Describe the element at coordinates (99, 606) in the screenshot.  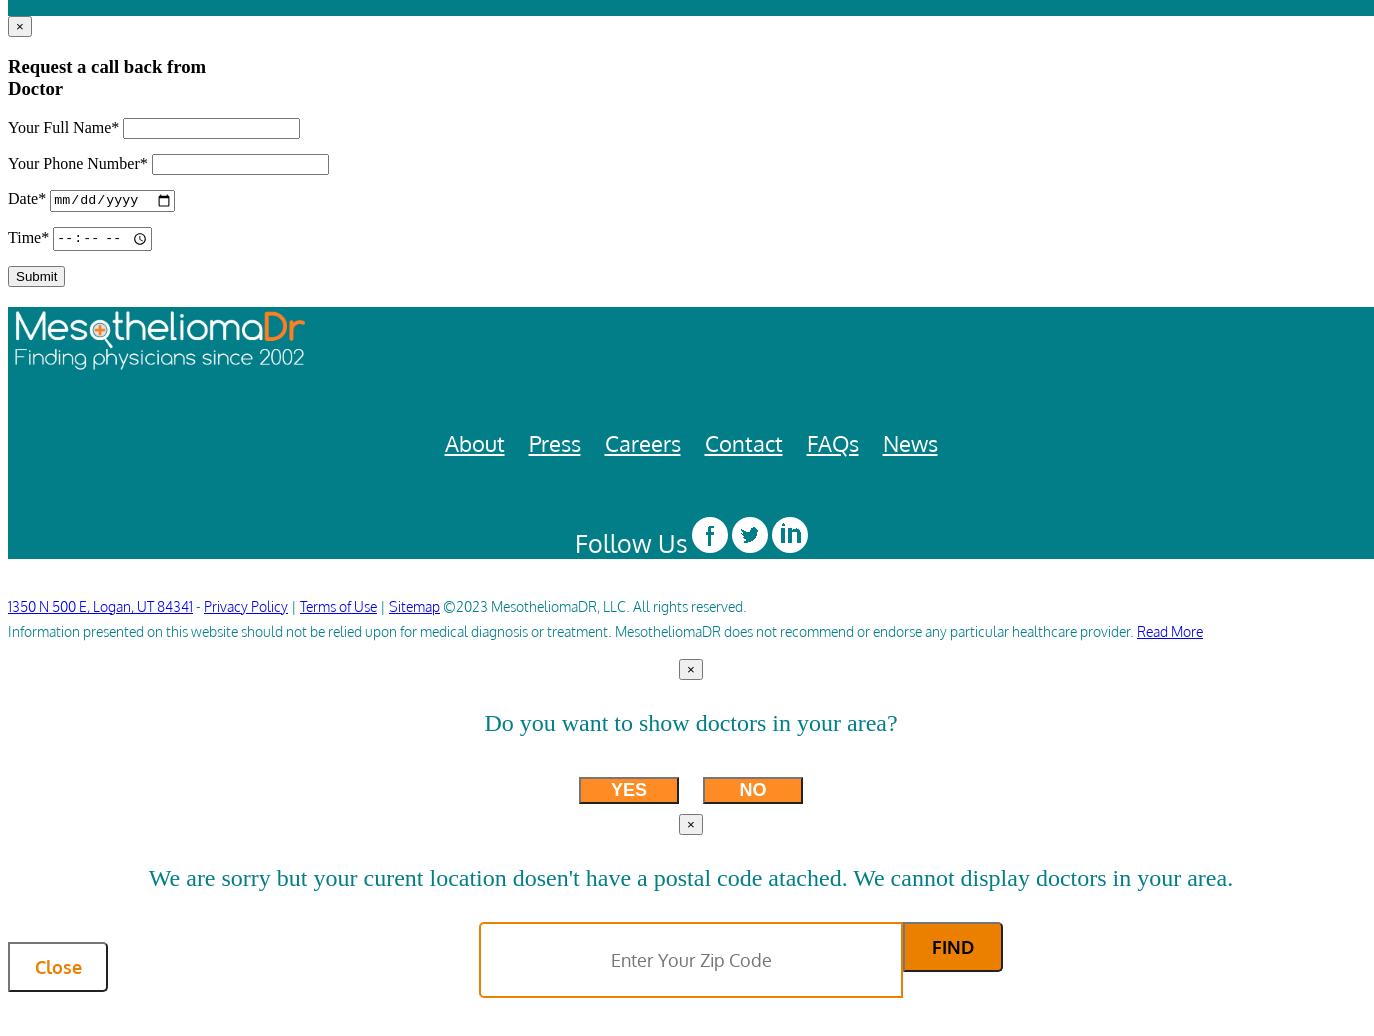
I see `'1350 N 500 E, Logan, UT 84341'` at that location.